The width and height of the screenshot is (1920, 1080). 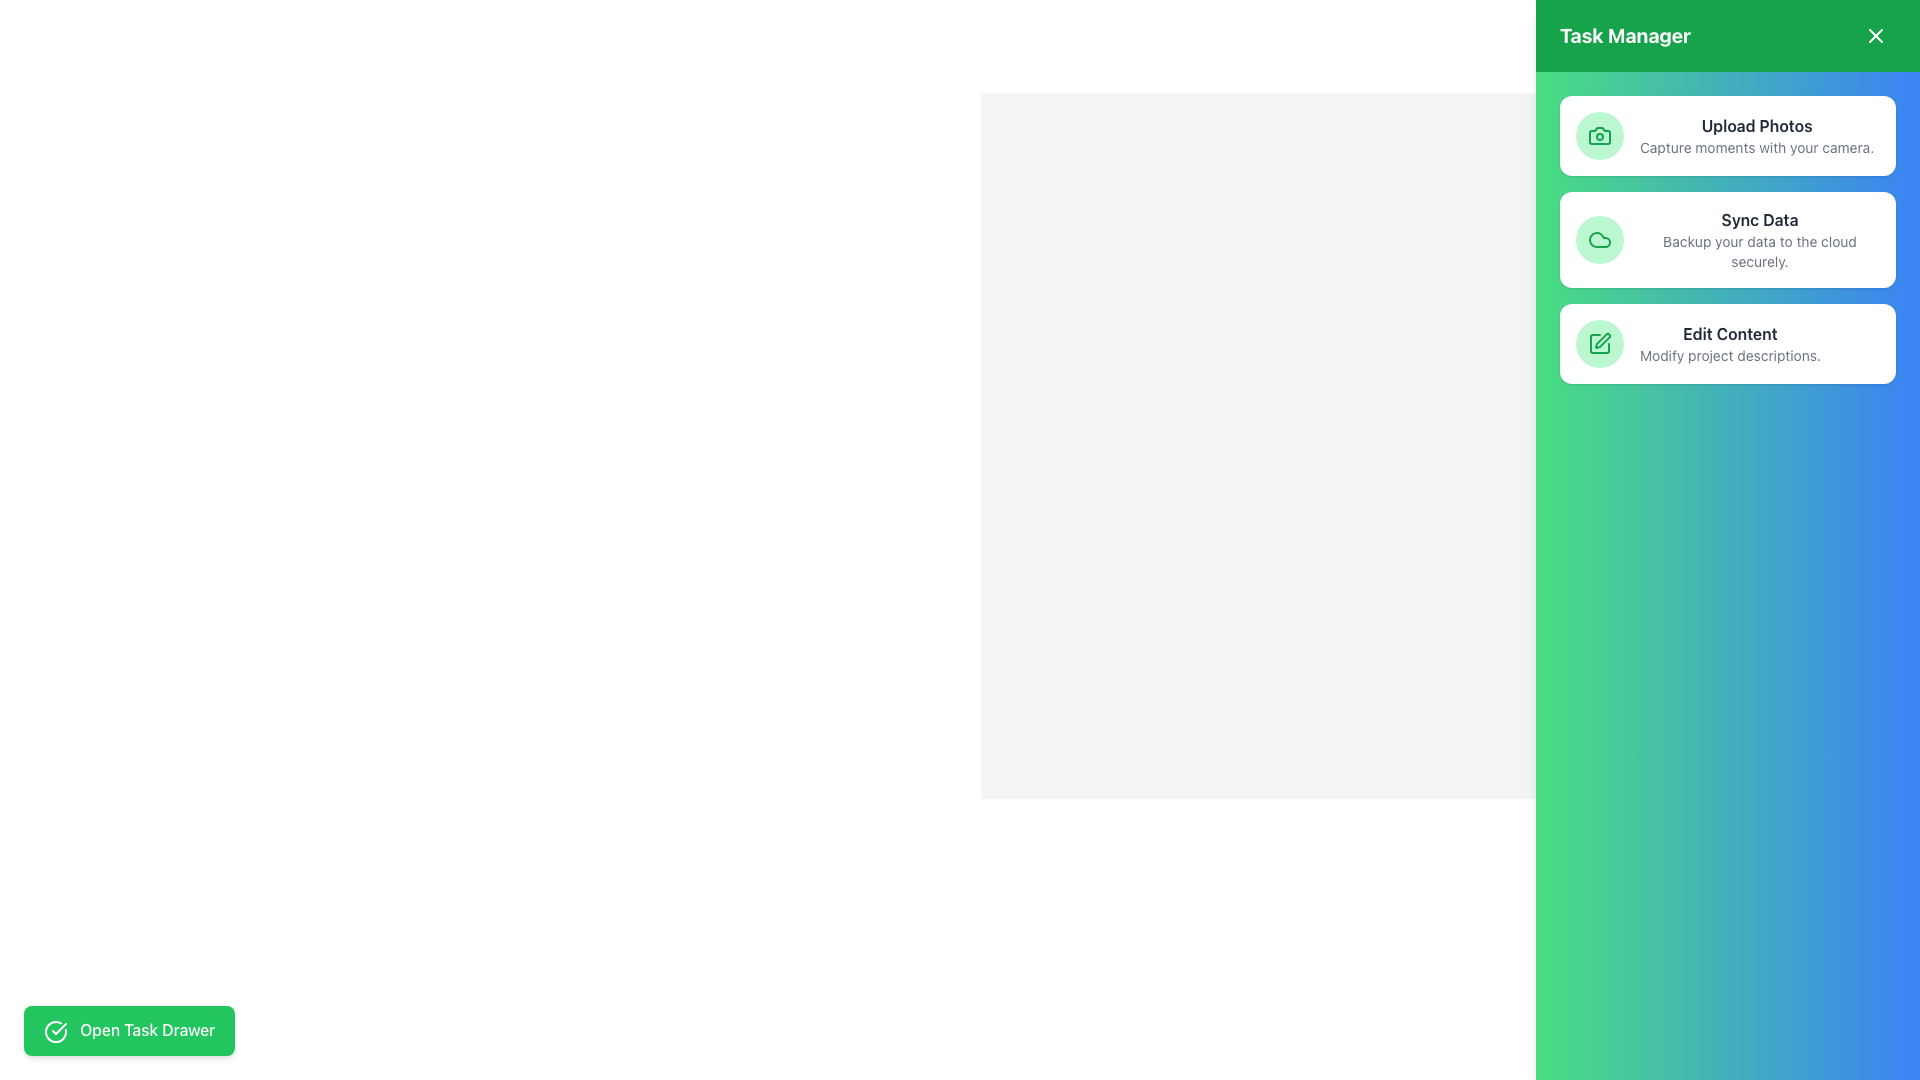 What do you see at coordinates (1598, 342) in the screenshot?
I see `the edit icon located at the top left corner of the 'Edit Content' card` at bounding box center [1598, 342].